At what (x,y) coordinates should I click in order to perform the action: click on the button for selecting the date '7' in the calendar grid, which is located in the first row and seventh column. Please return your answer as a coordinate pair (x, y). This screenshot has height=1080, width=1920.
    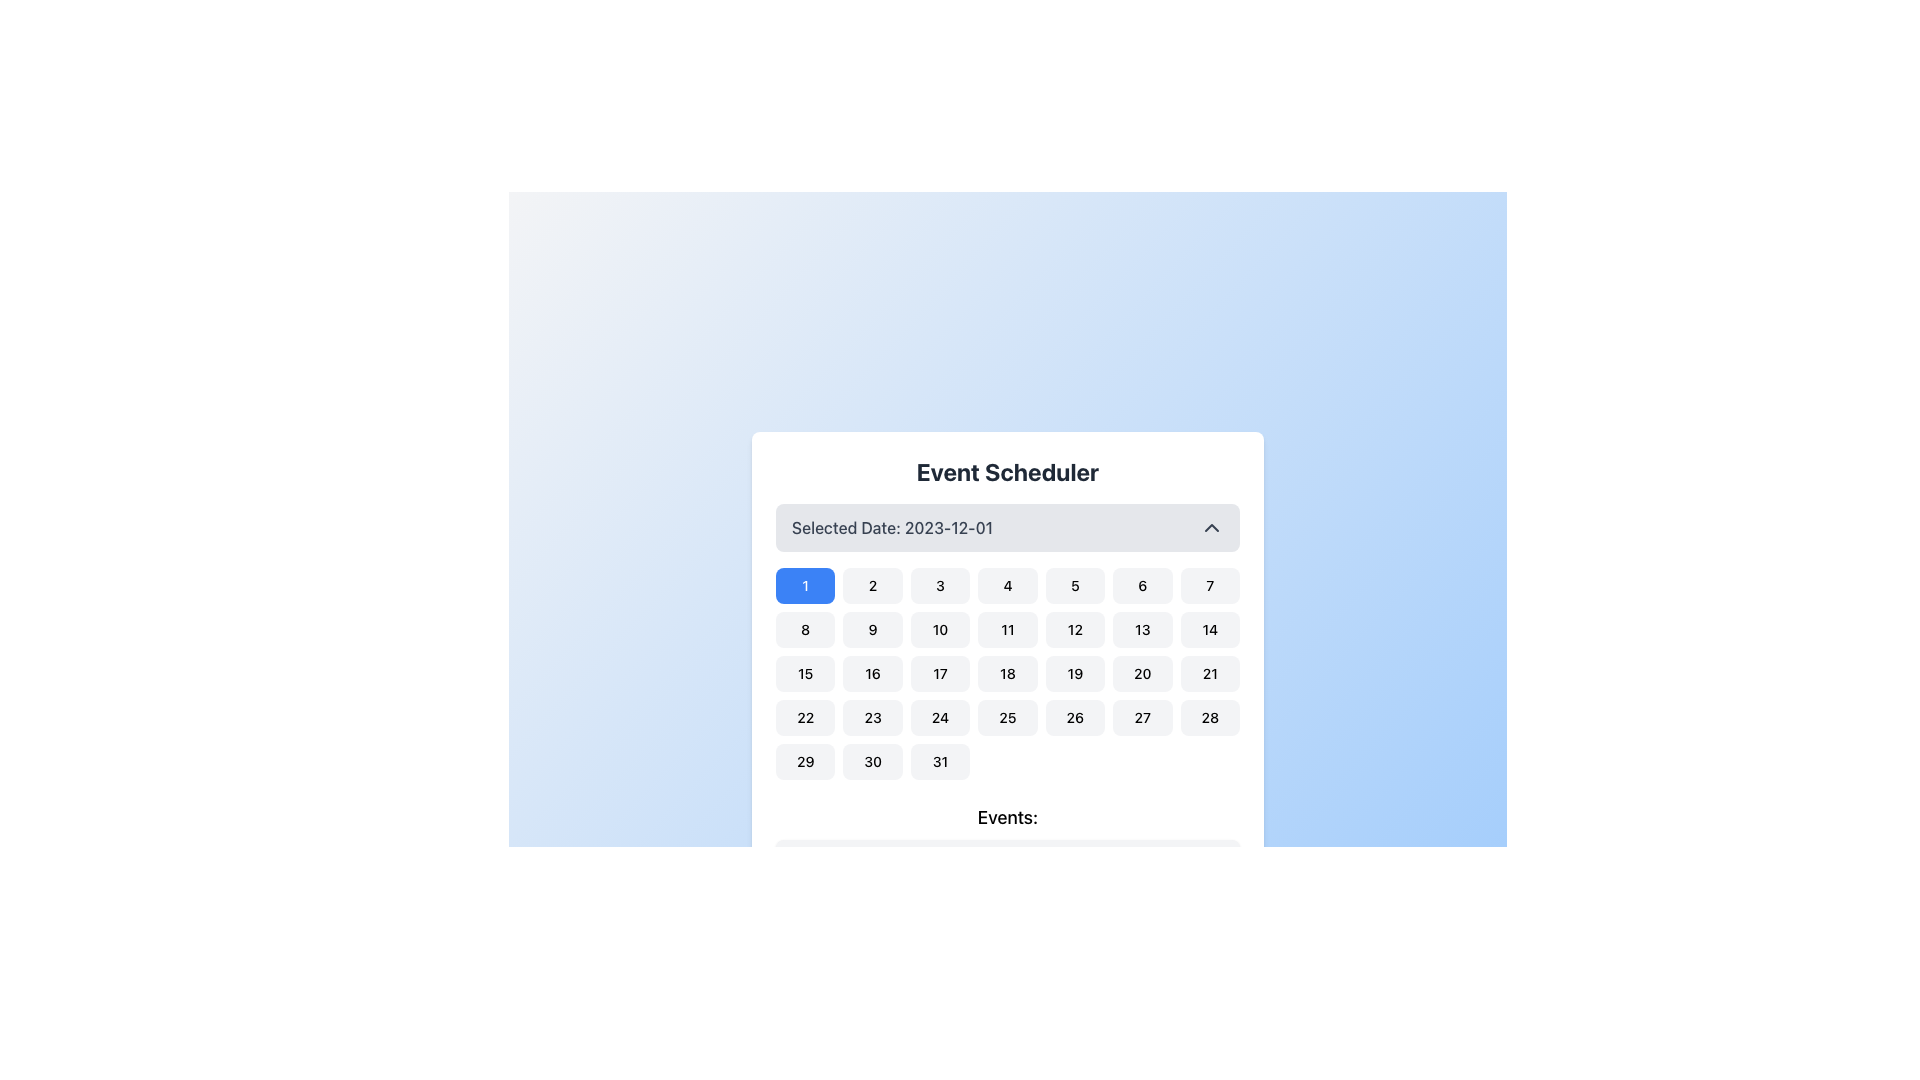
    Looking at the image, I should click on (1209, 585).